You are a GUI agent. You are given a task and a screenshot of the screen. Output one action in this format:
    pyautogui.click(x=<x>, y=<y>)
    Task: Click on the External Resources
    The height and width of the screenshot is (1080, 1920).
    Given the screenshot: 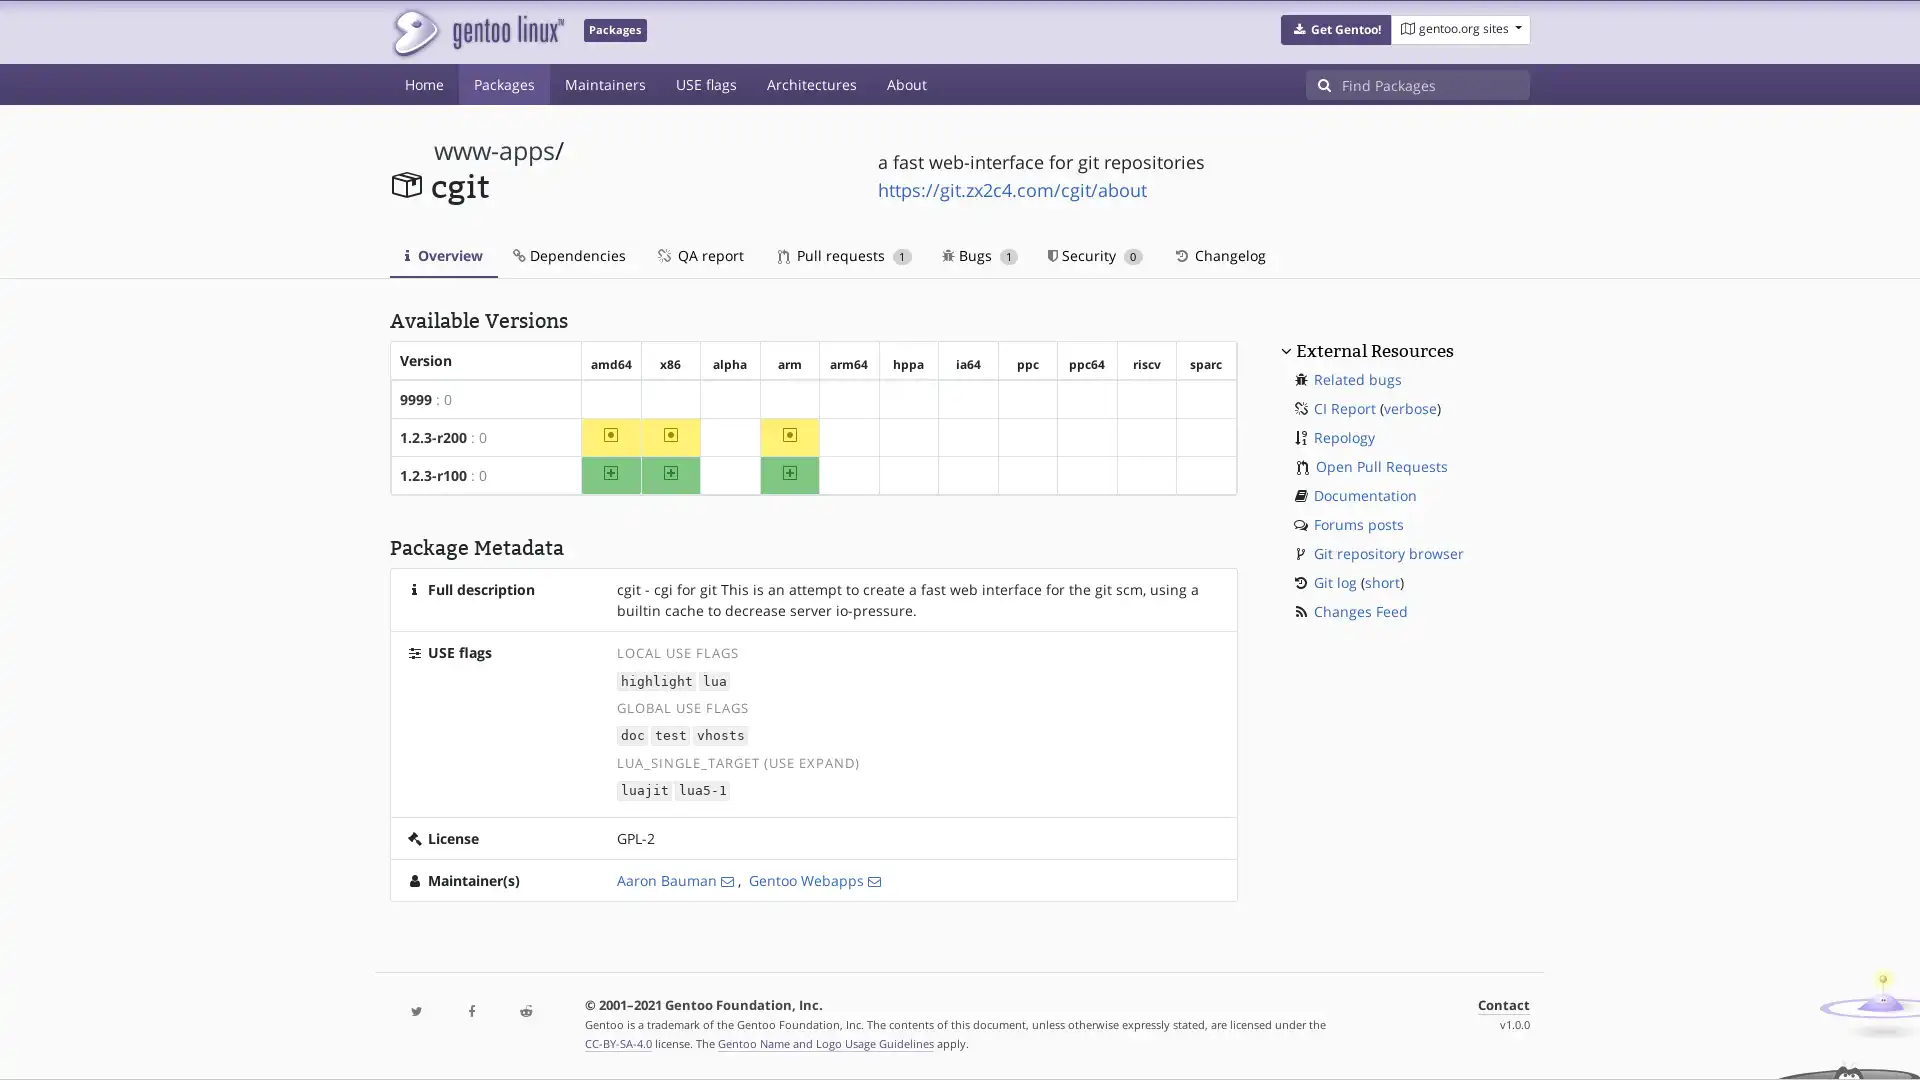 What is the action you would take?
    pyautogui.click(x=1372, y=349)
    